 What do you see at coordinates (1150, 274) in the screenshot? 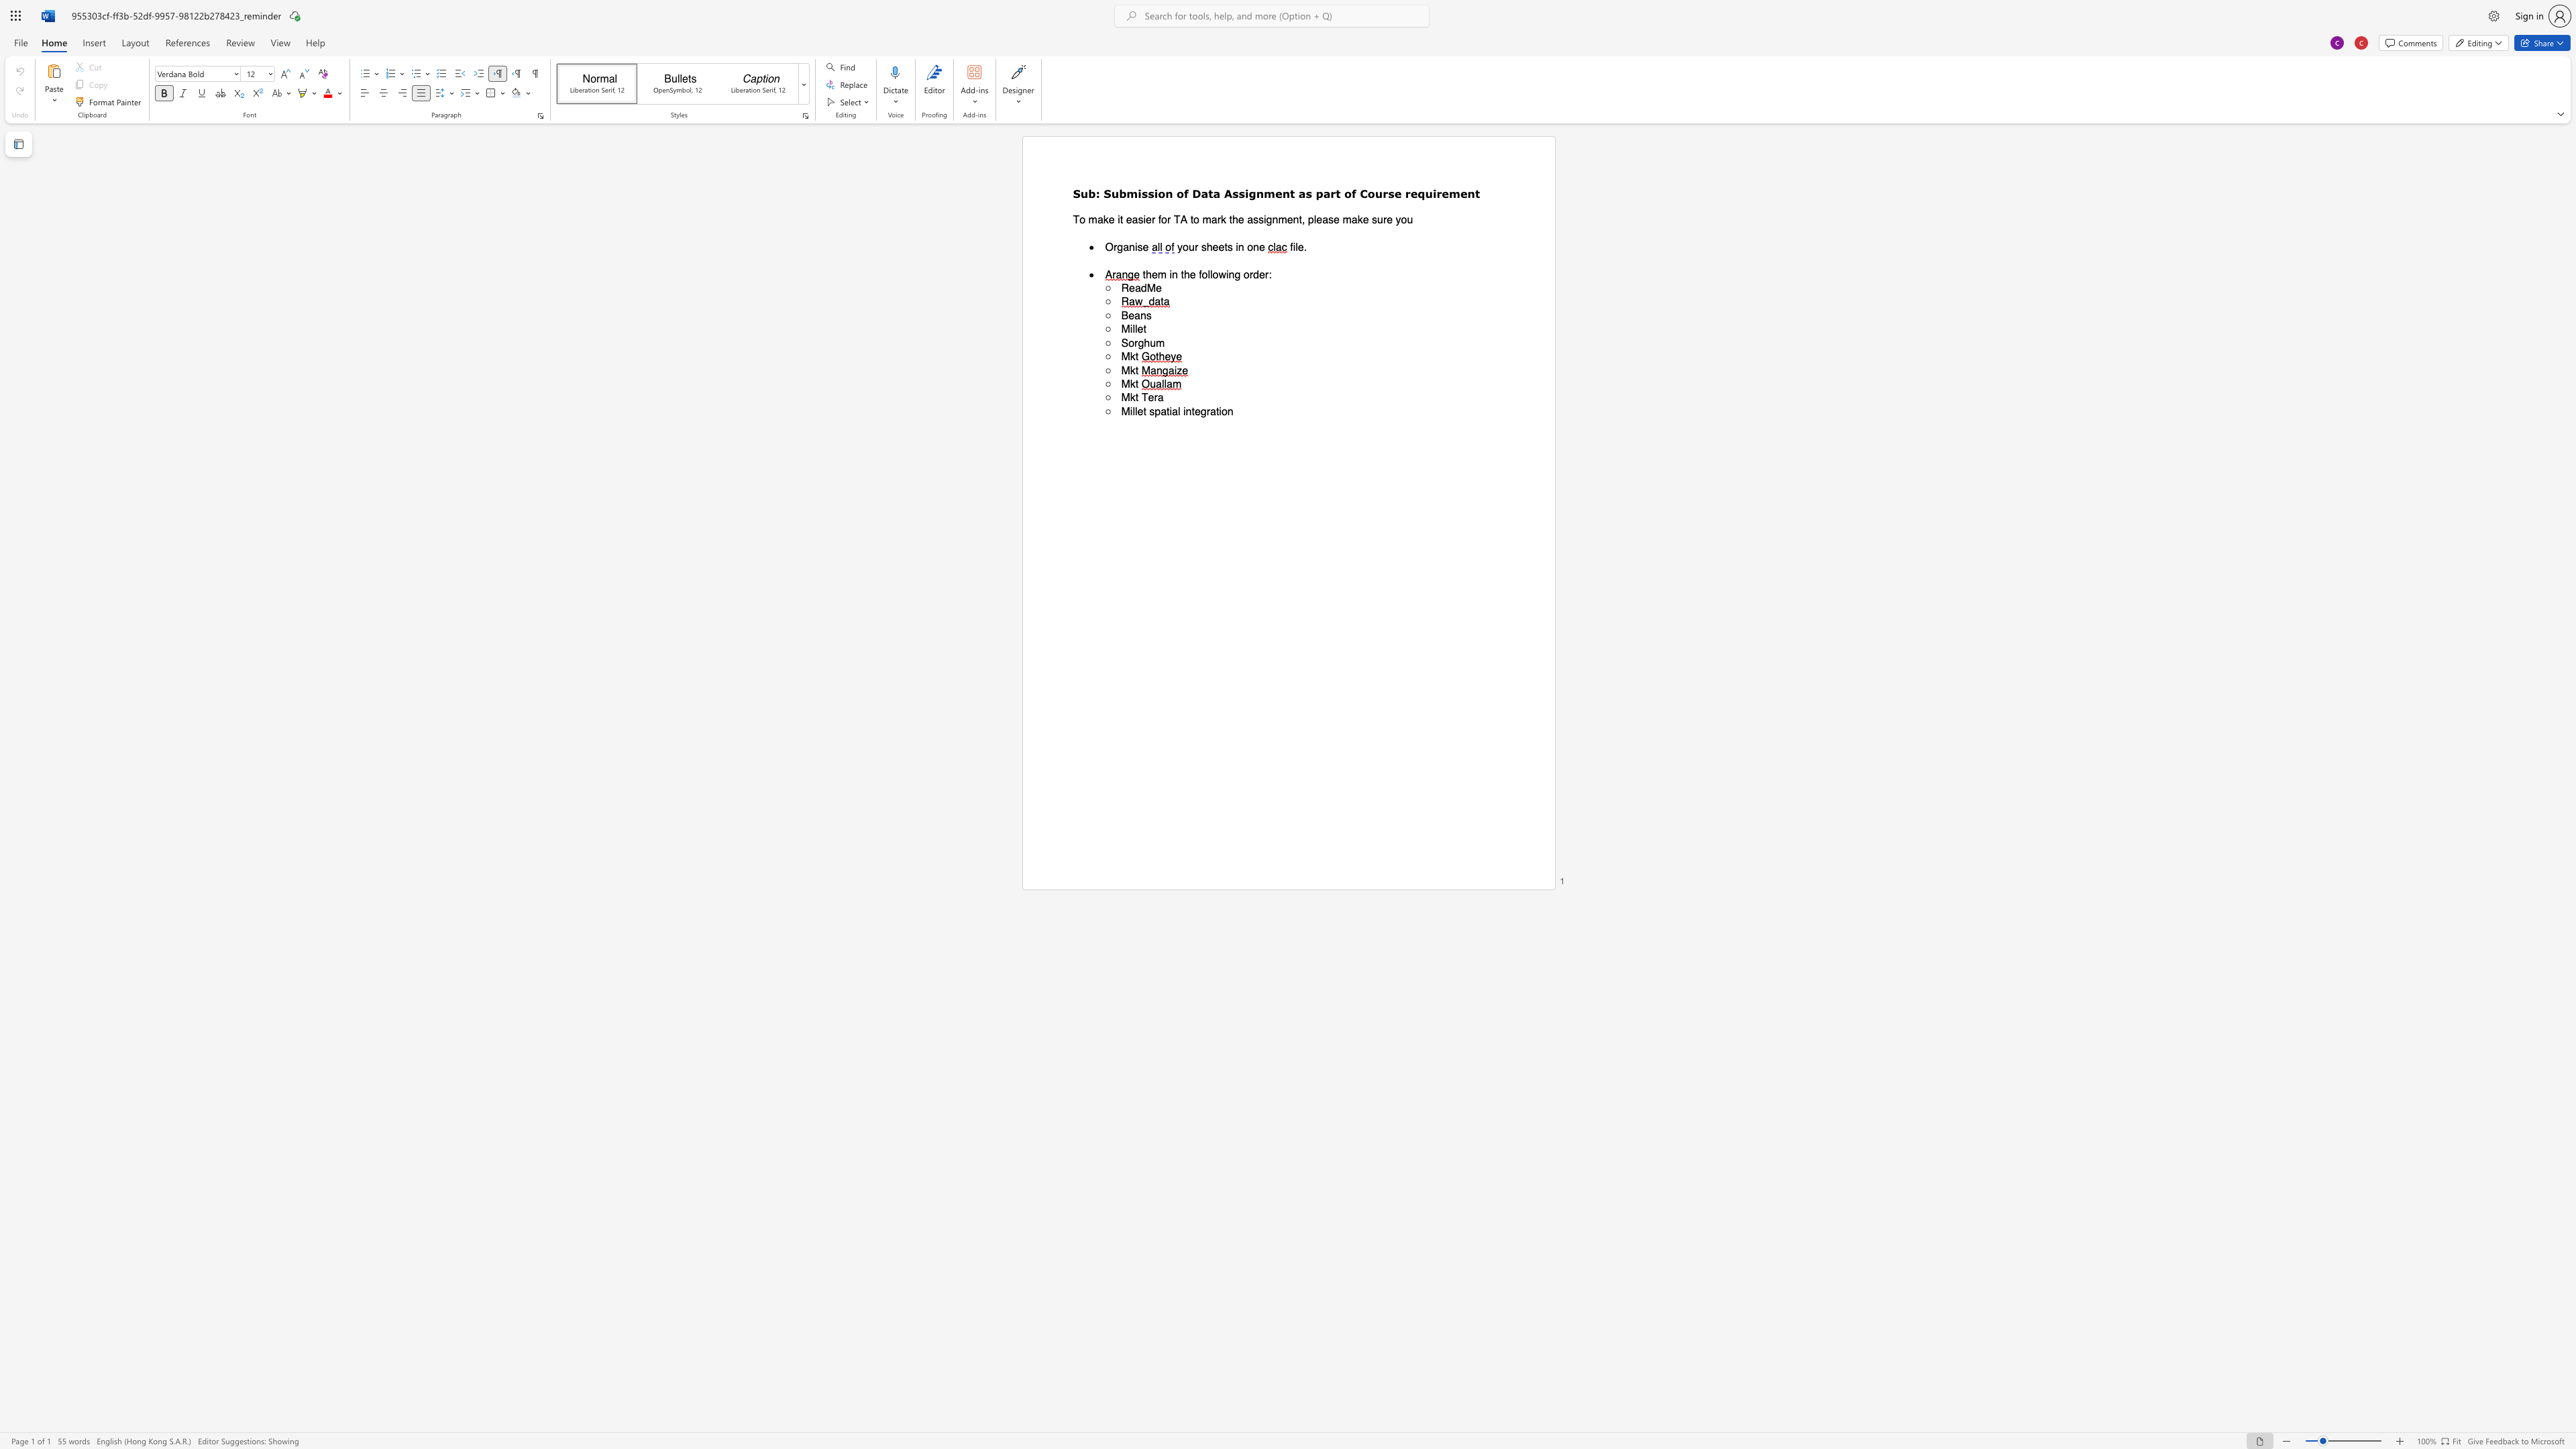
I see `the subset text "em in the following order:" within the text "them in the following order:"` at bounding box center [1150, 274].